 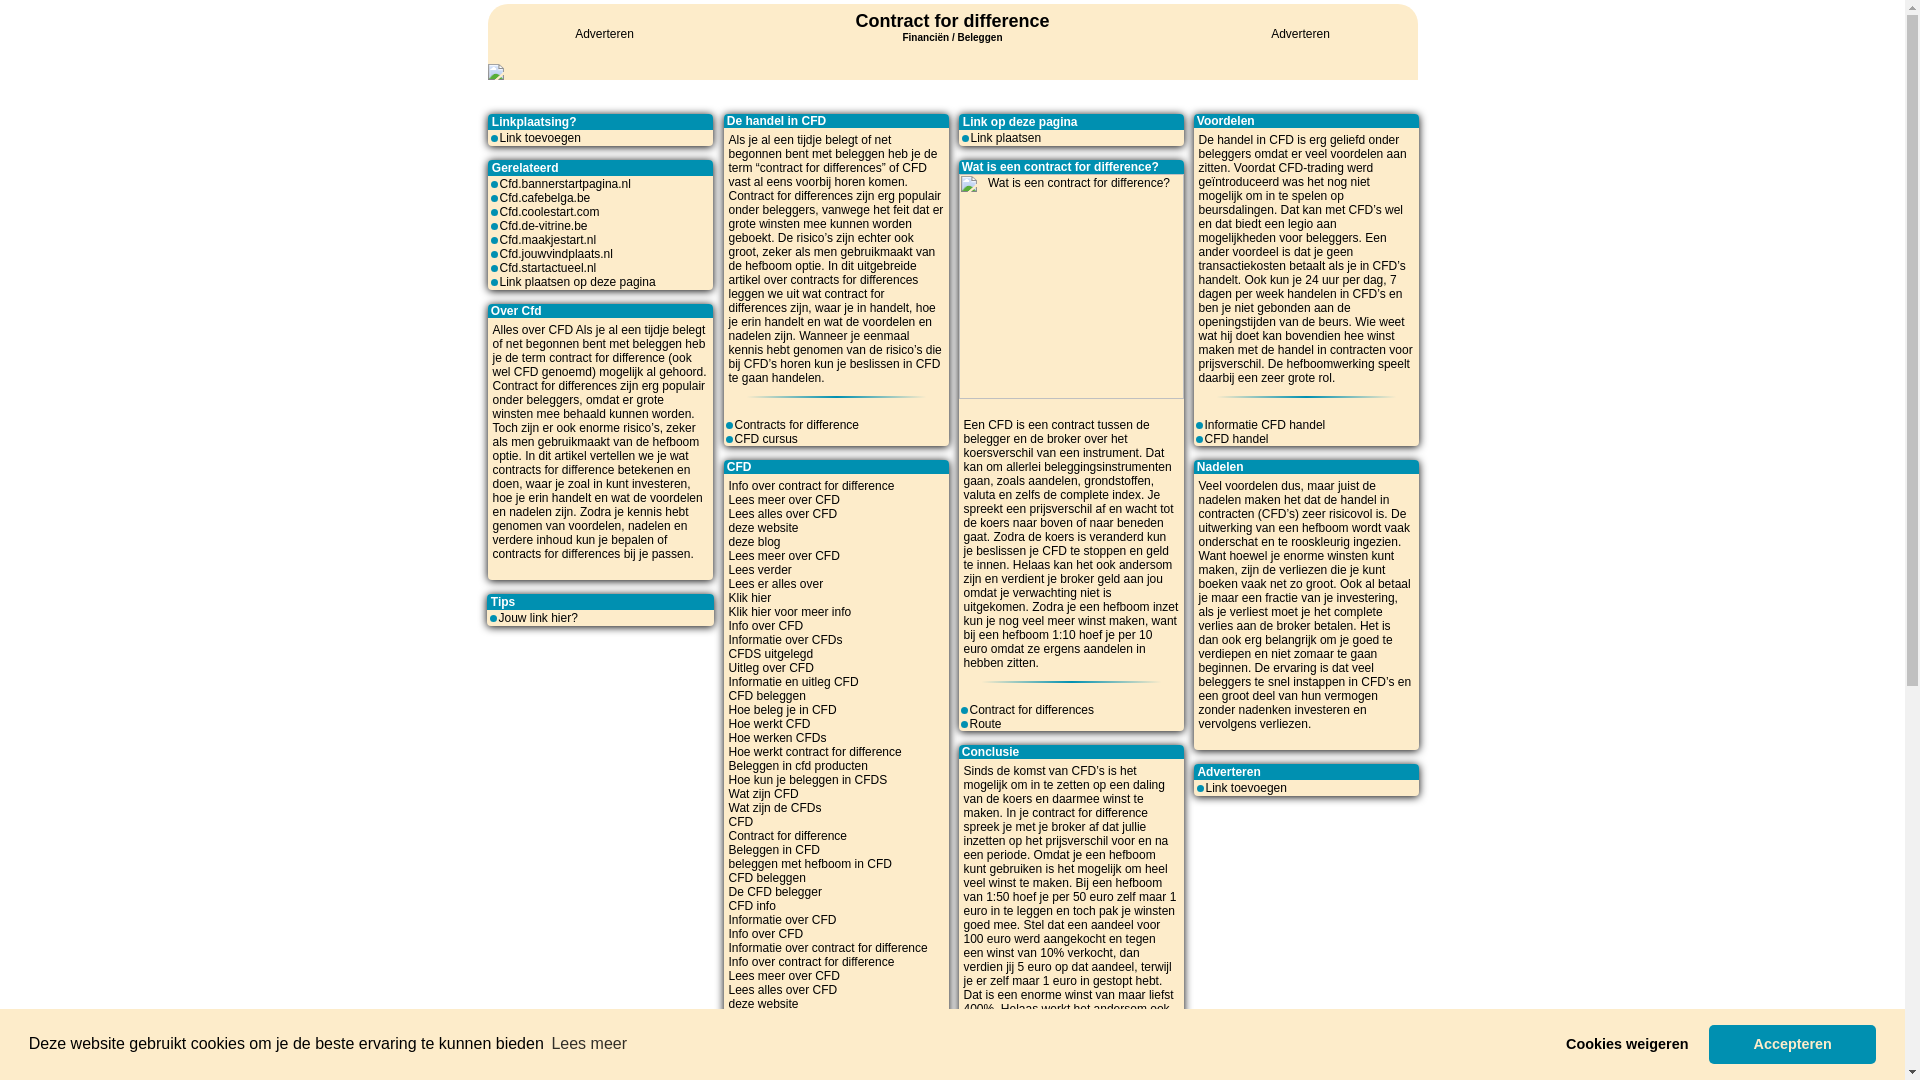 I want to click on 'Cfd.coolestart.com', so click(x=550, y=212).